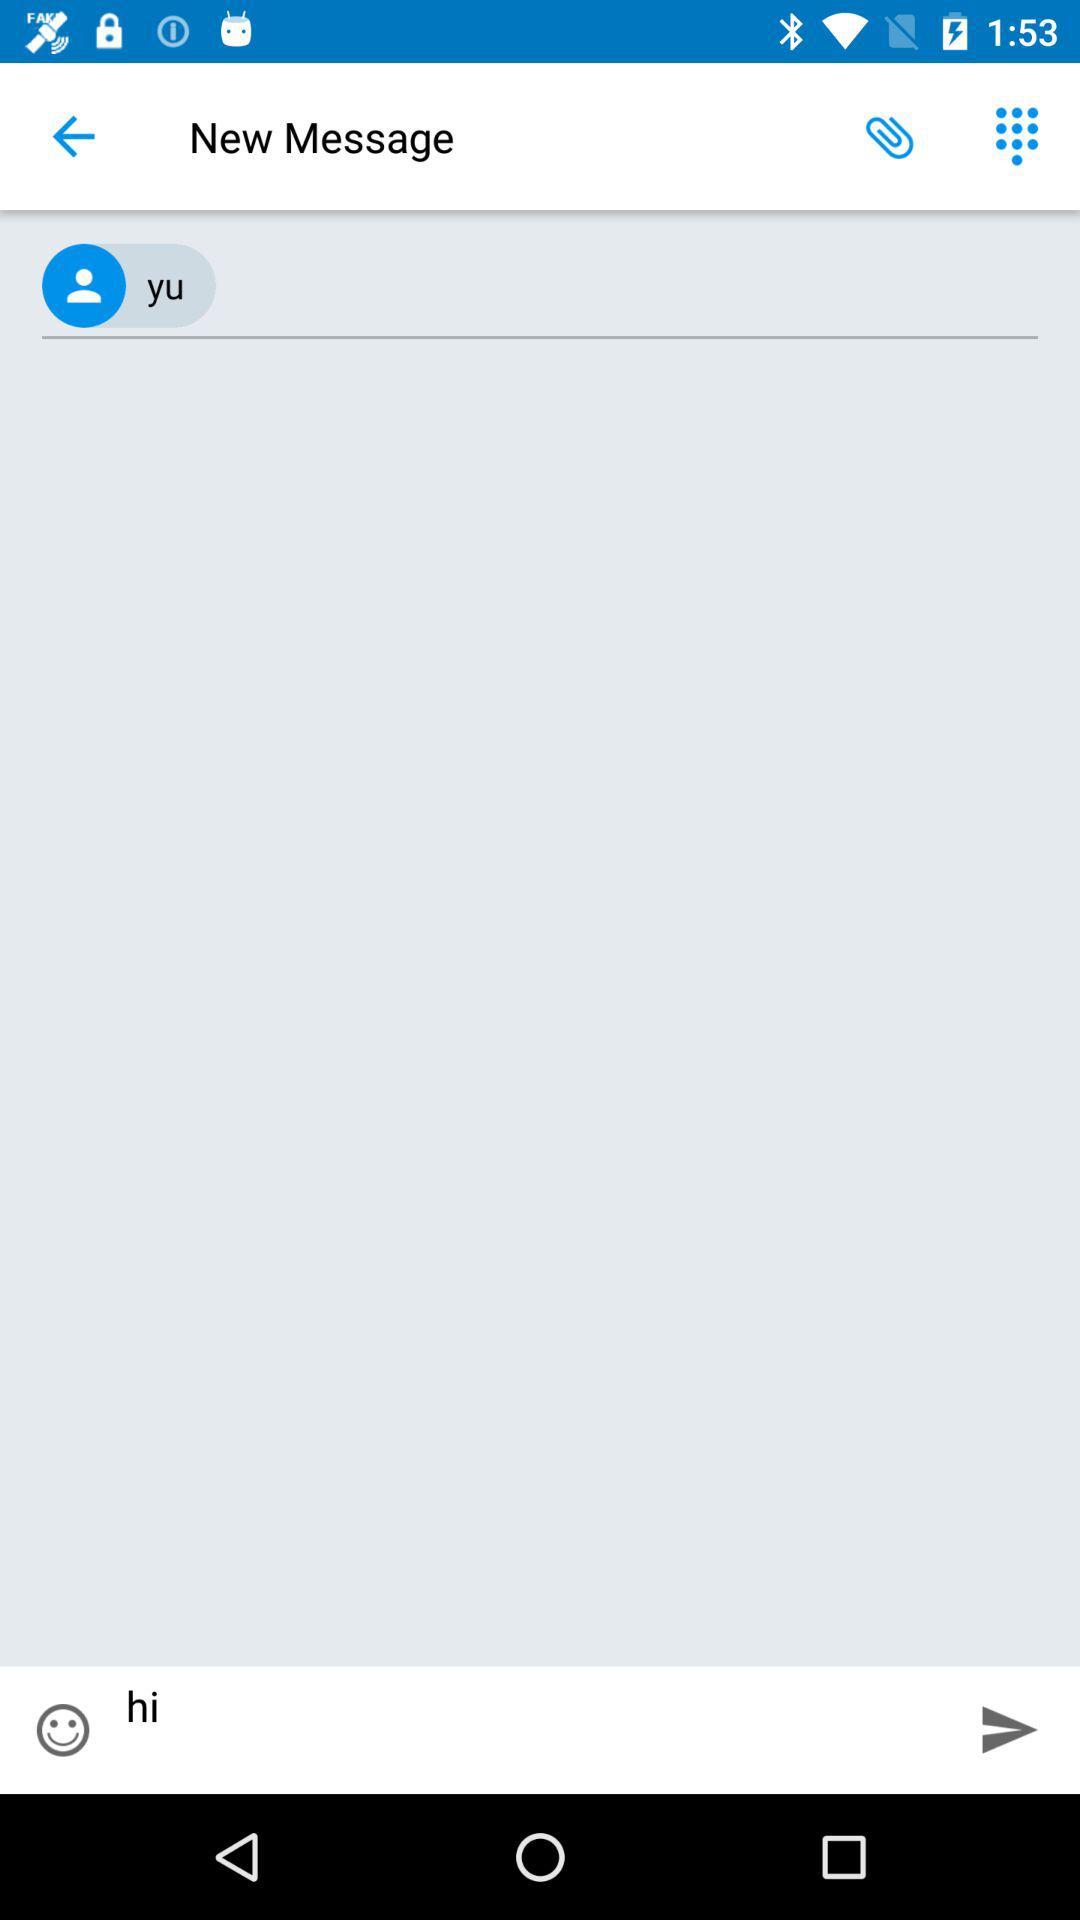  What do you see at coordinates (72, 135) in the screenshot?
I see `the item to the left of the new message icon` at bounding box center [72, 135].